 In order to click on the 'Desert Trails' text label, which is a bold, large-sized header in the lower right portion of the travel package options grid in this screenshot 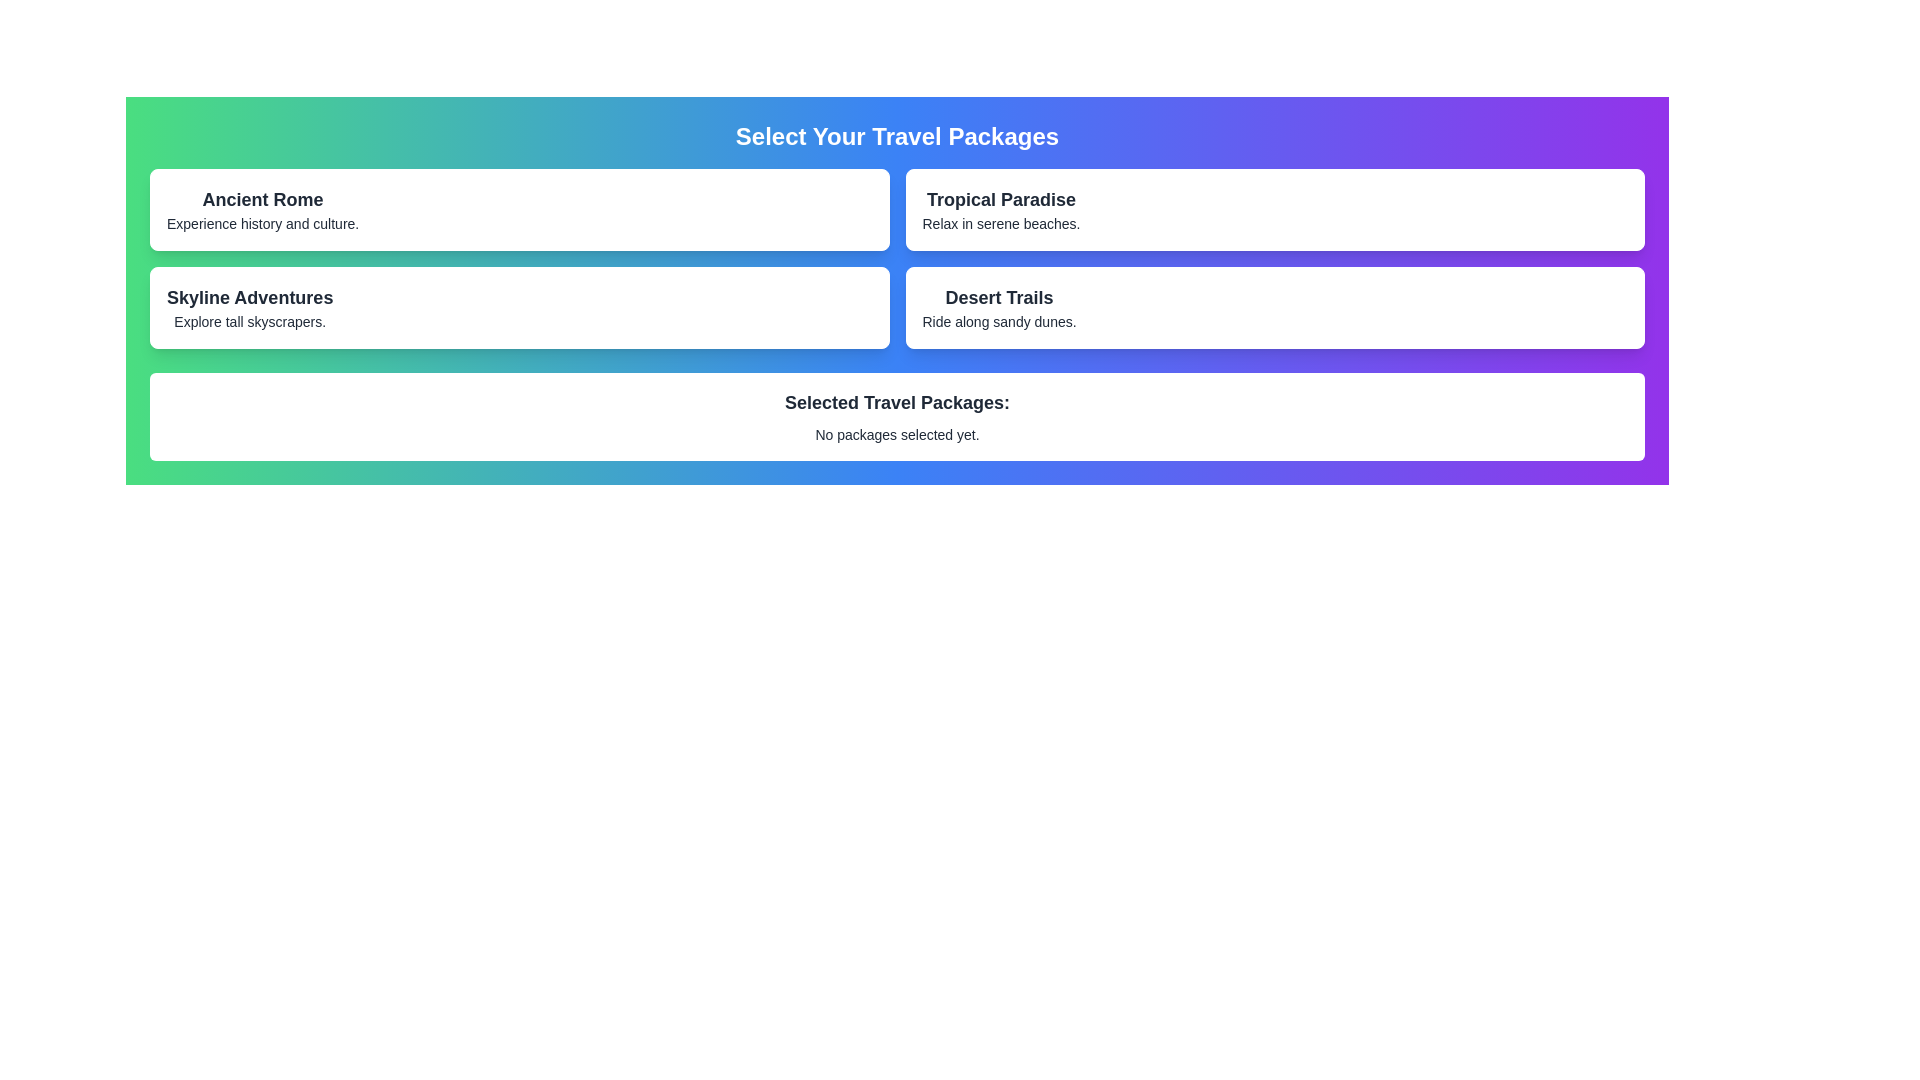, I will do `click(999, 297)`.